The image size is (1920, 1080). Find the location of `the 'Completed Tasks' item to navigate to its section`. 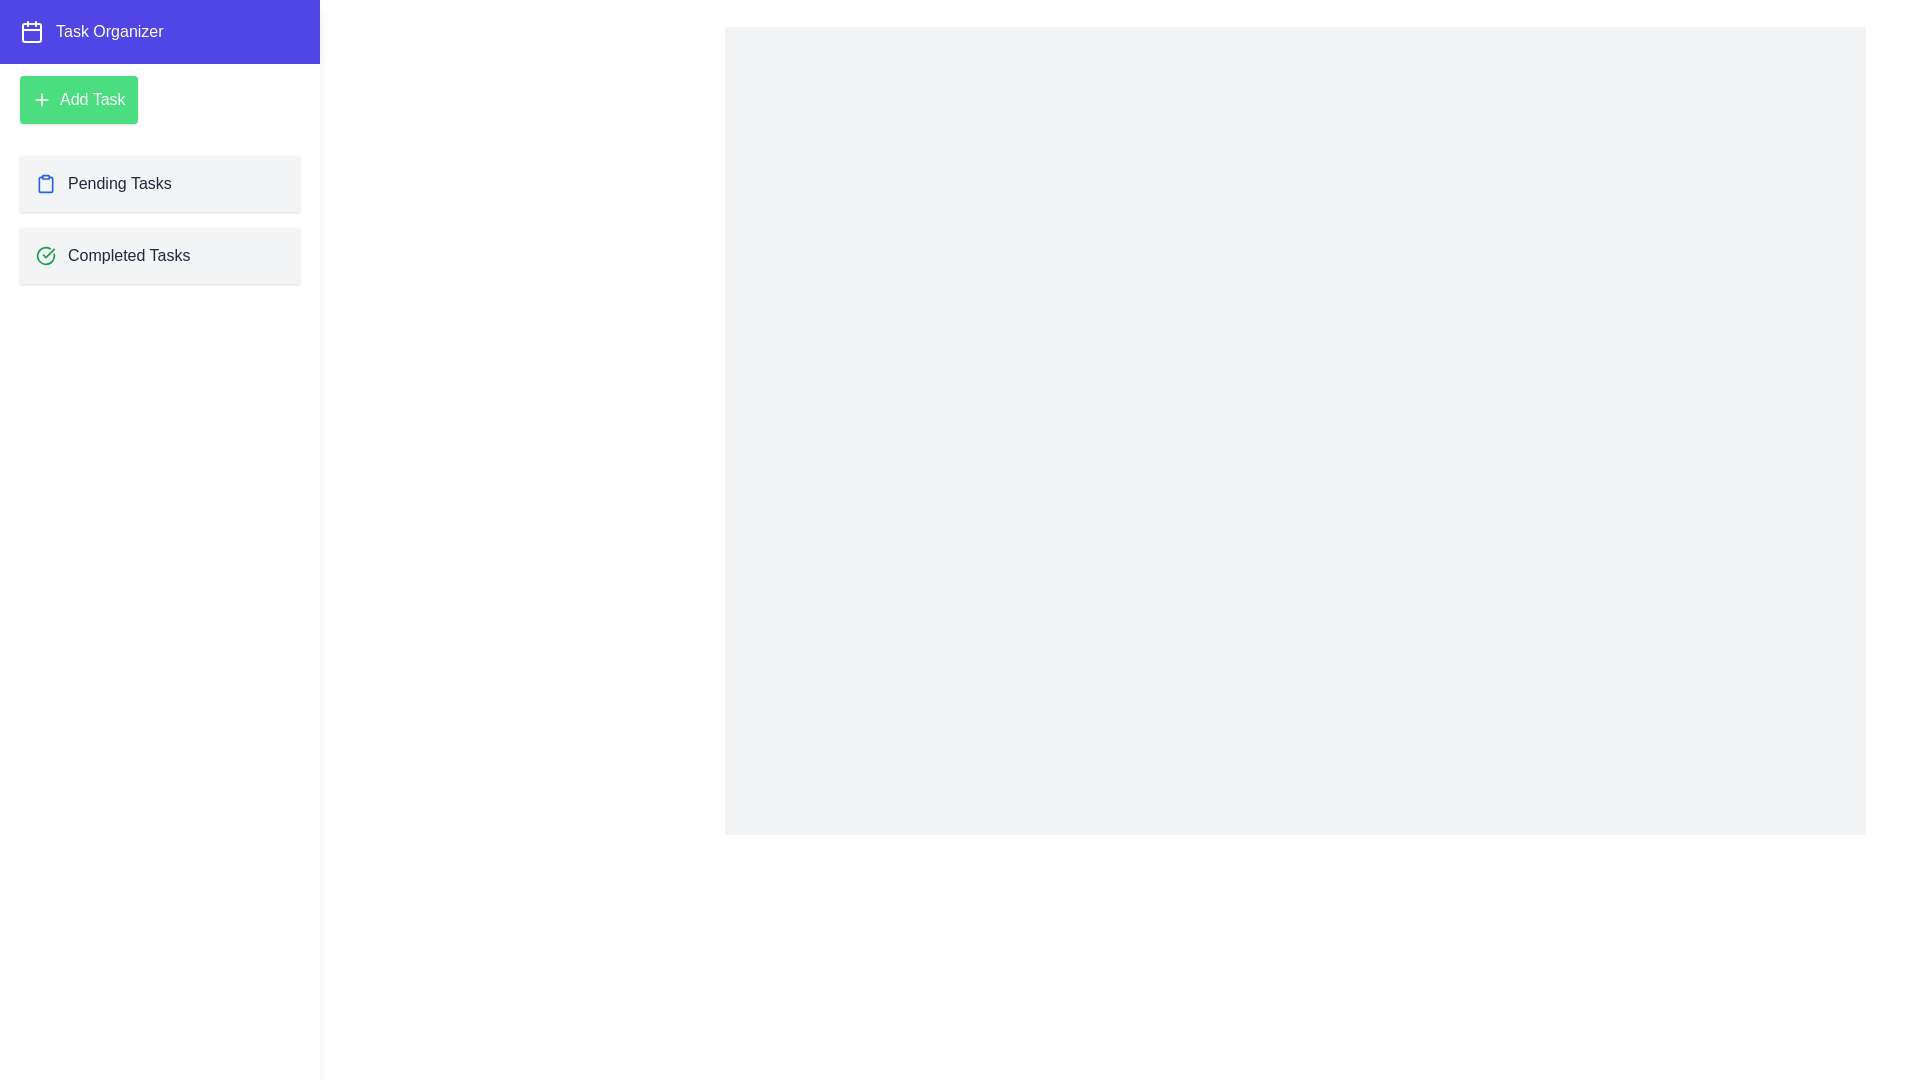

the 'Completed Tasks' item to navigate to its section is located at coordinates (158, 254).